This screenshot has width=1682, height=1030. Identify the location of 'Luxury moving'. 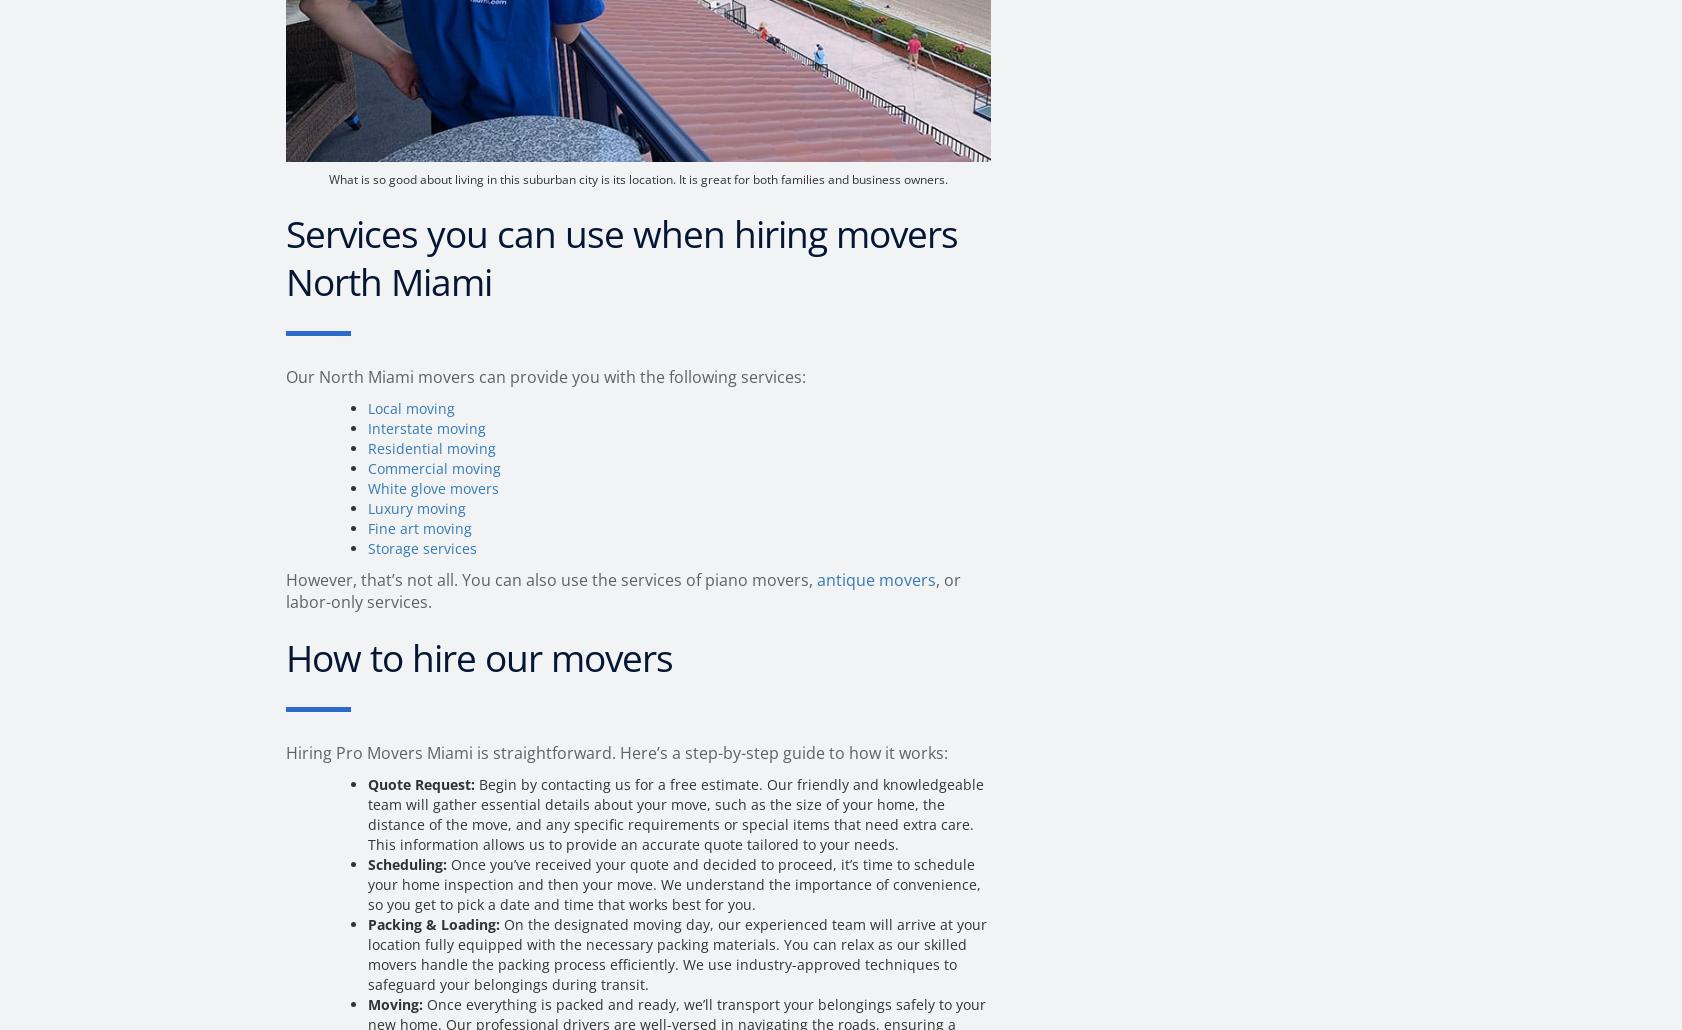
(415, 506).